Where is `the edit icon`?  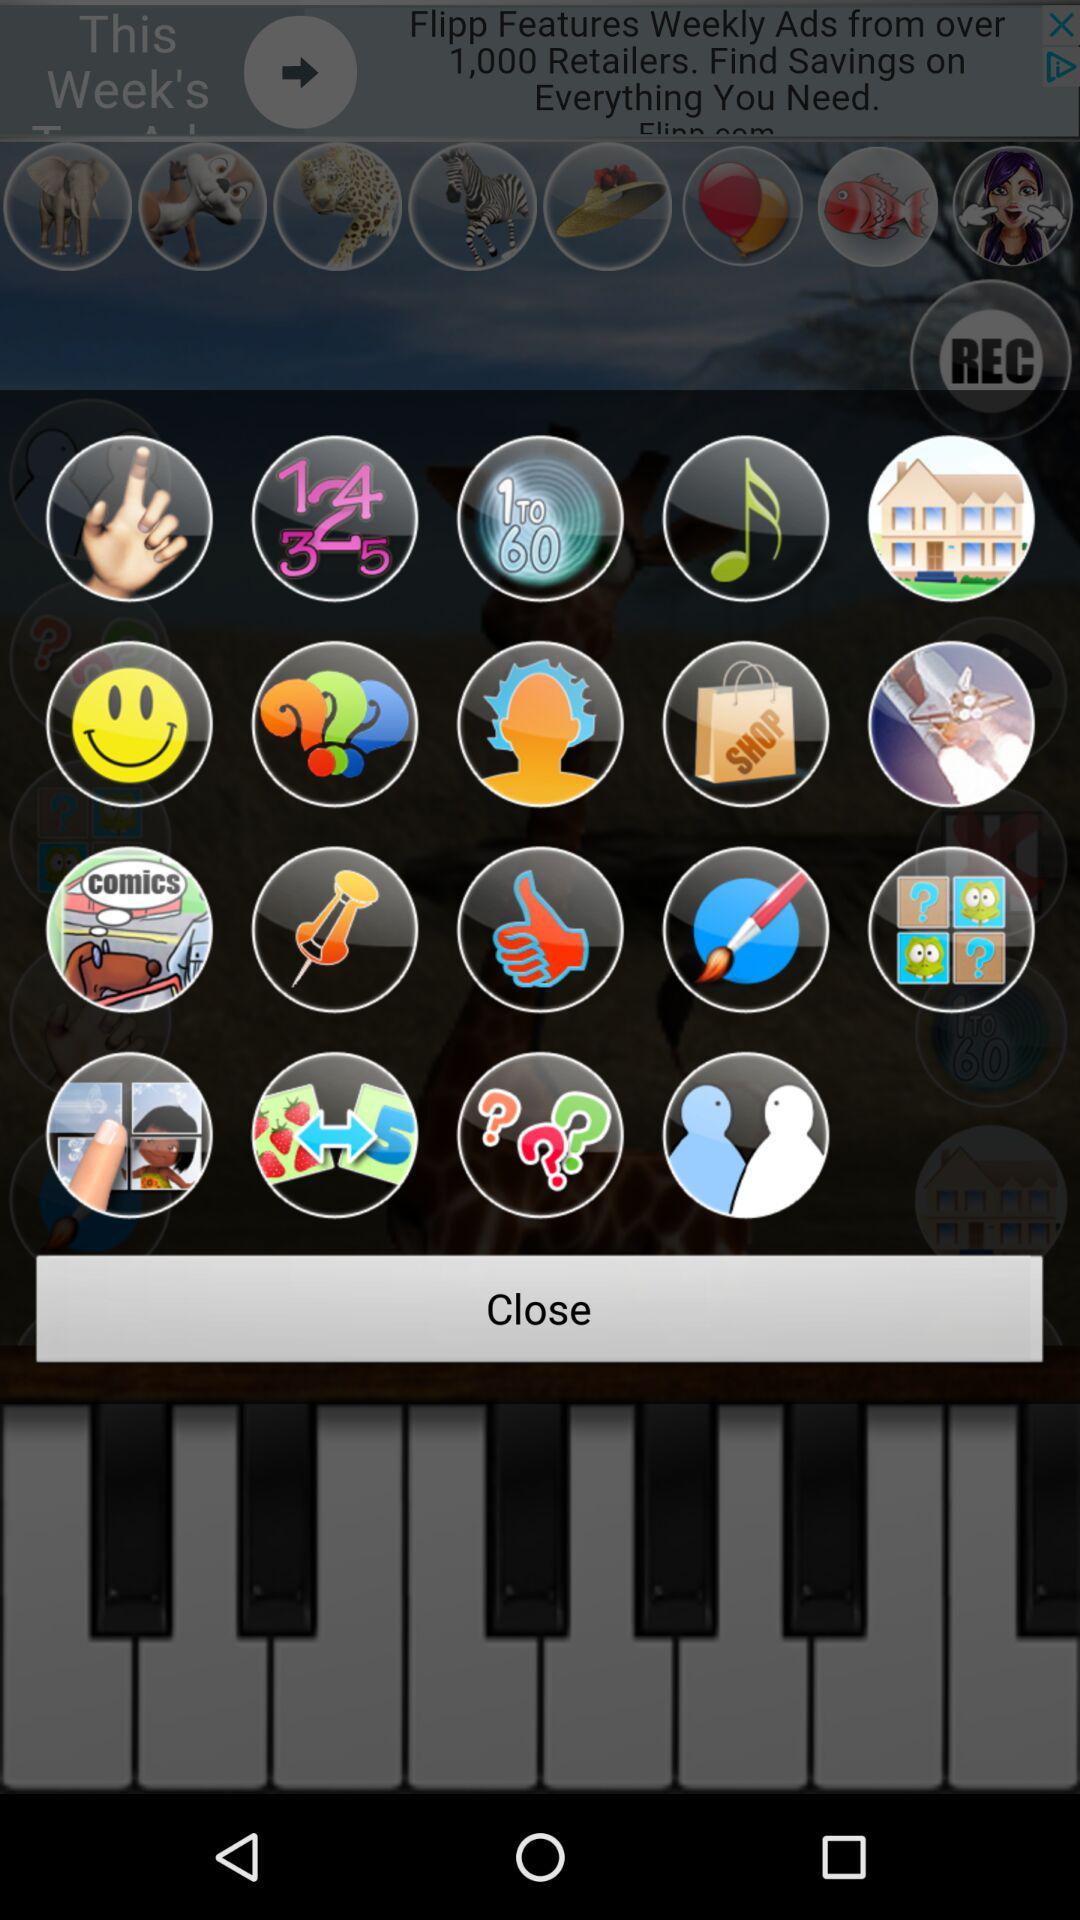
the edit icon is located at coordinates (745, 995).